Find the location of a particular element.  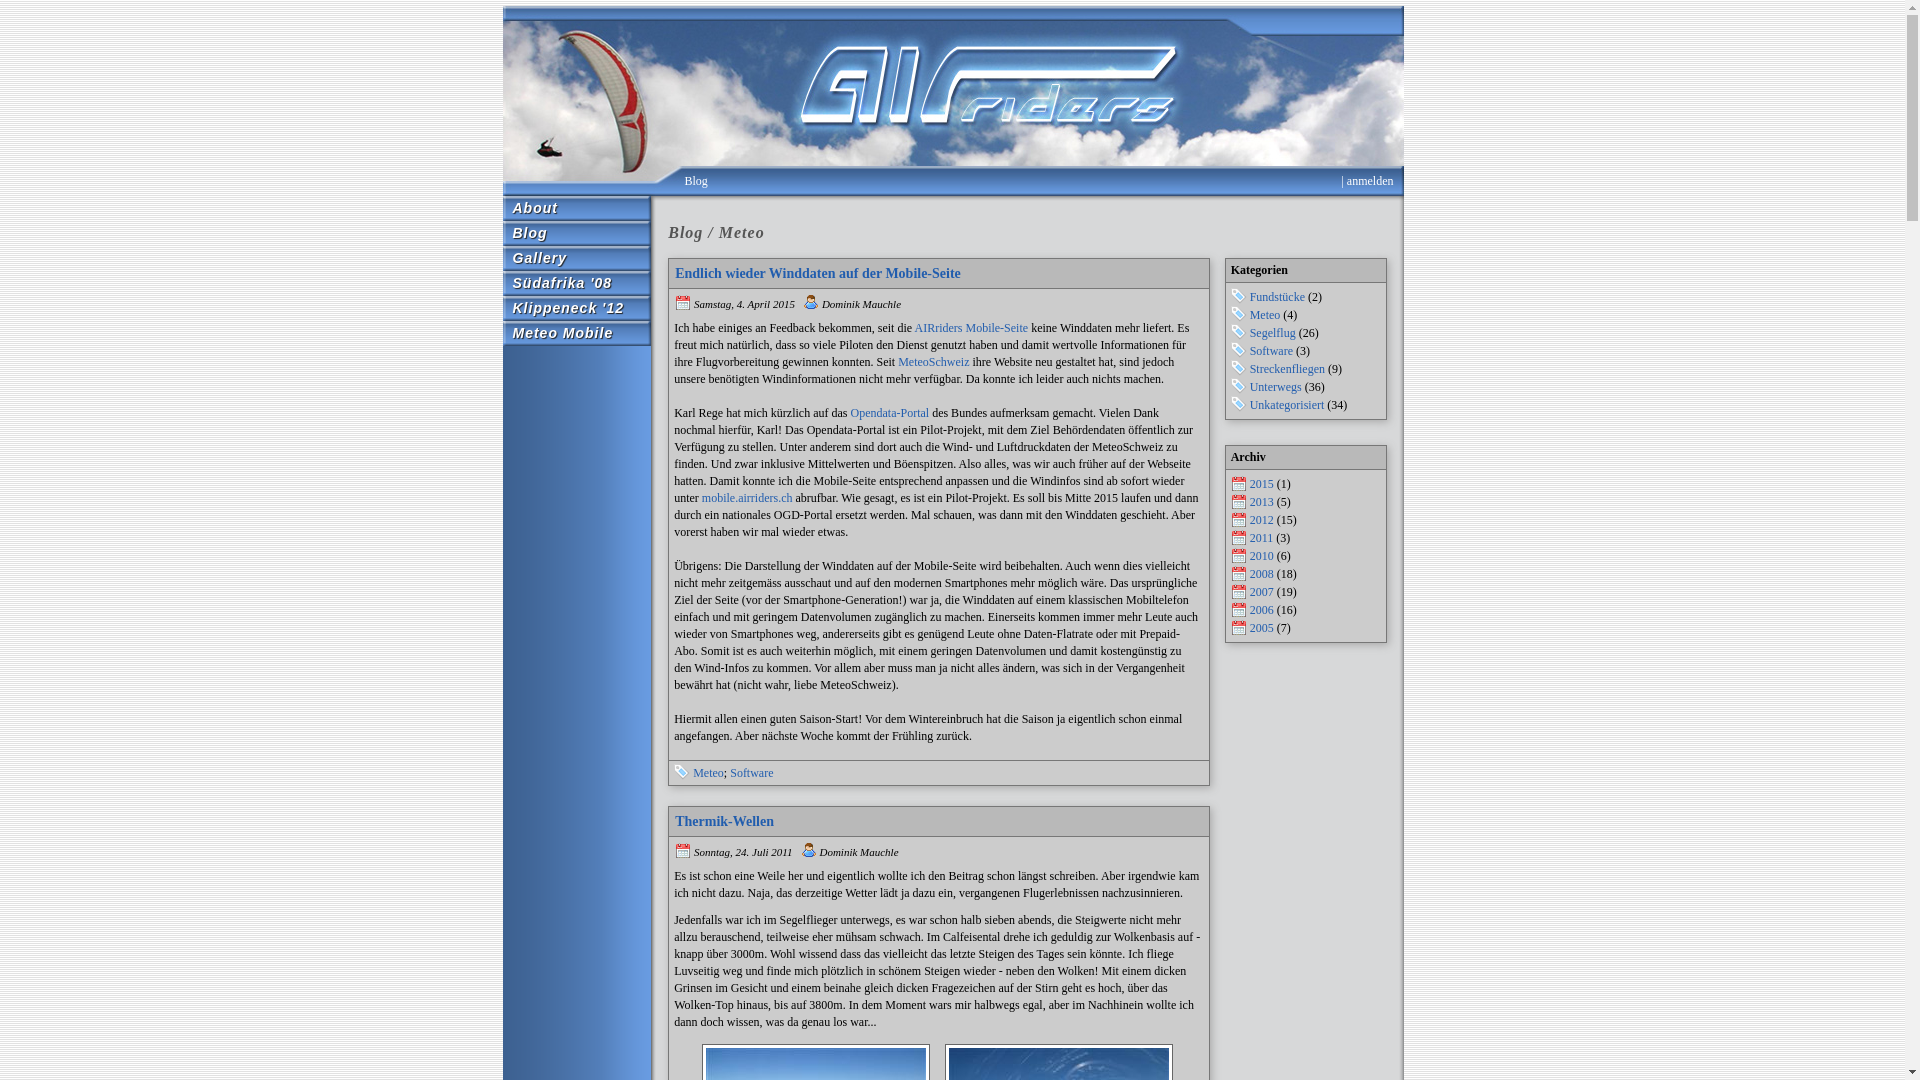

'2011' is located at coordinates (1248, 536).